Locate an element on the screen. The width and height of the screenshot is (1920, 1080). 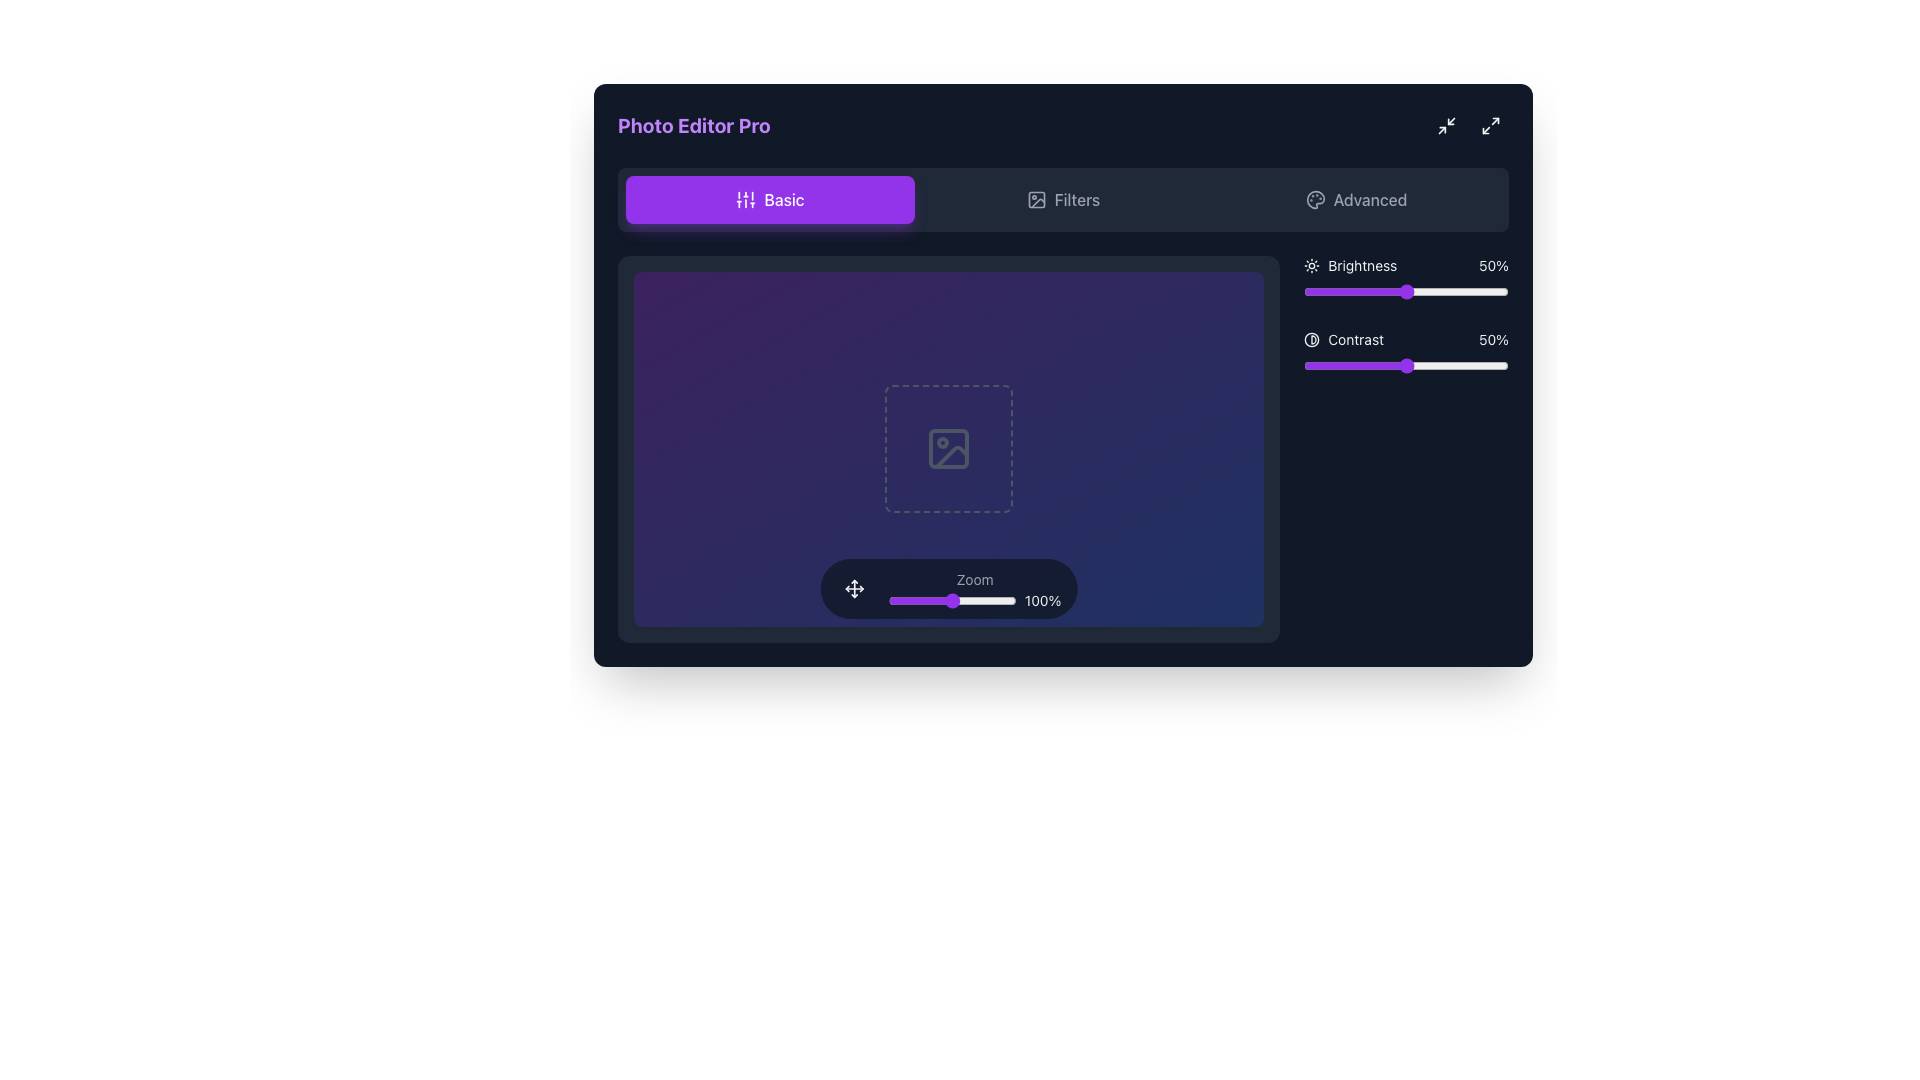
the slider is located at coordinates (1468, 366).